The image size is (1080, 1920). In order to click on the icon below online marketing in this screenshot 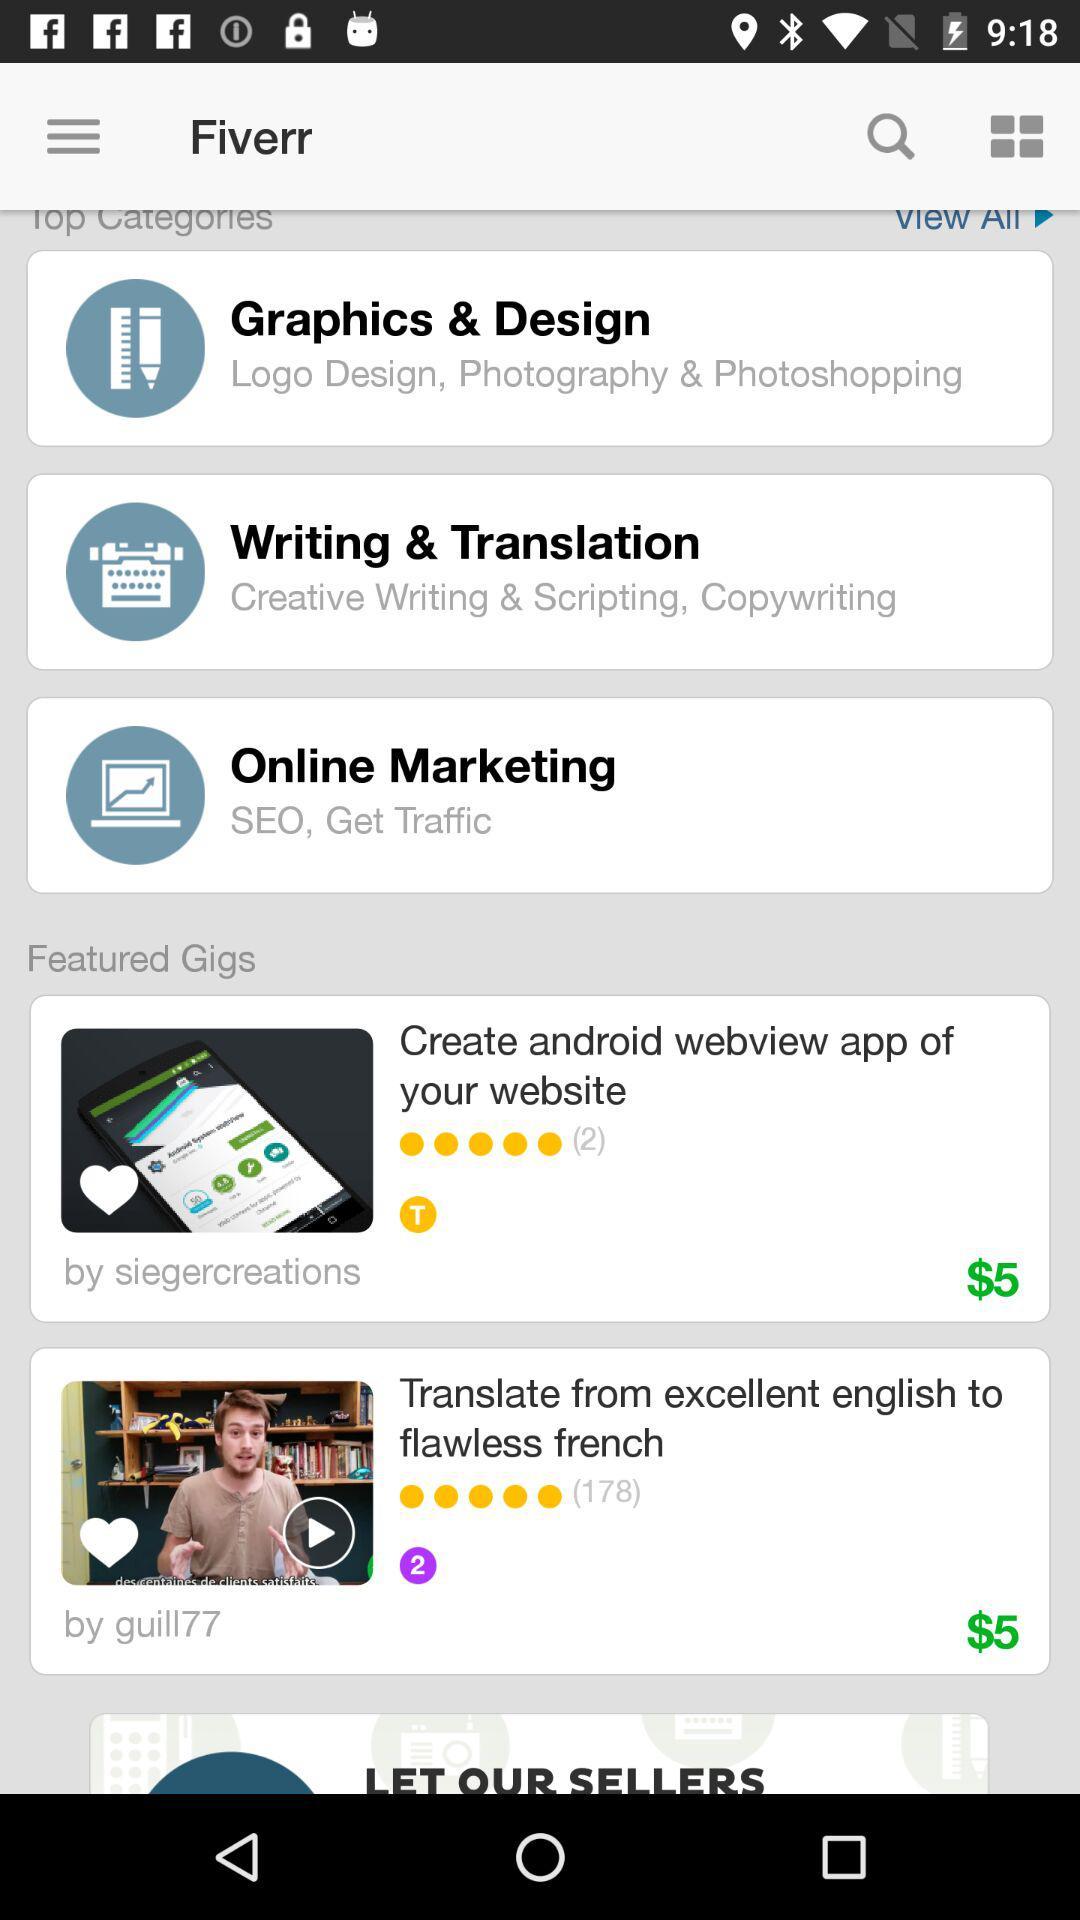, I will do `click(626, 819)`.